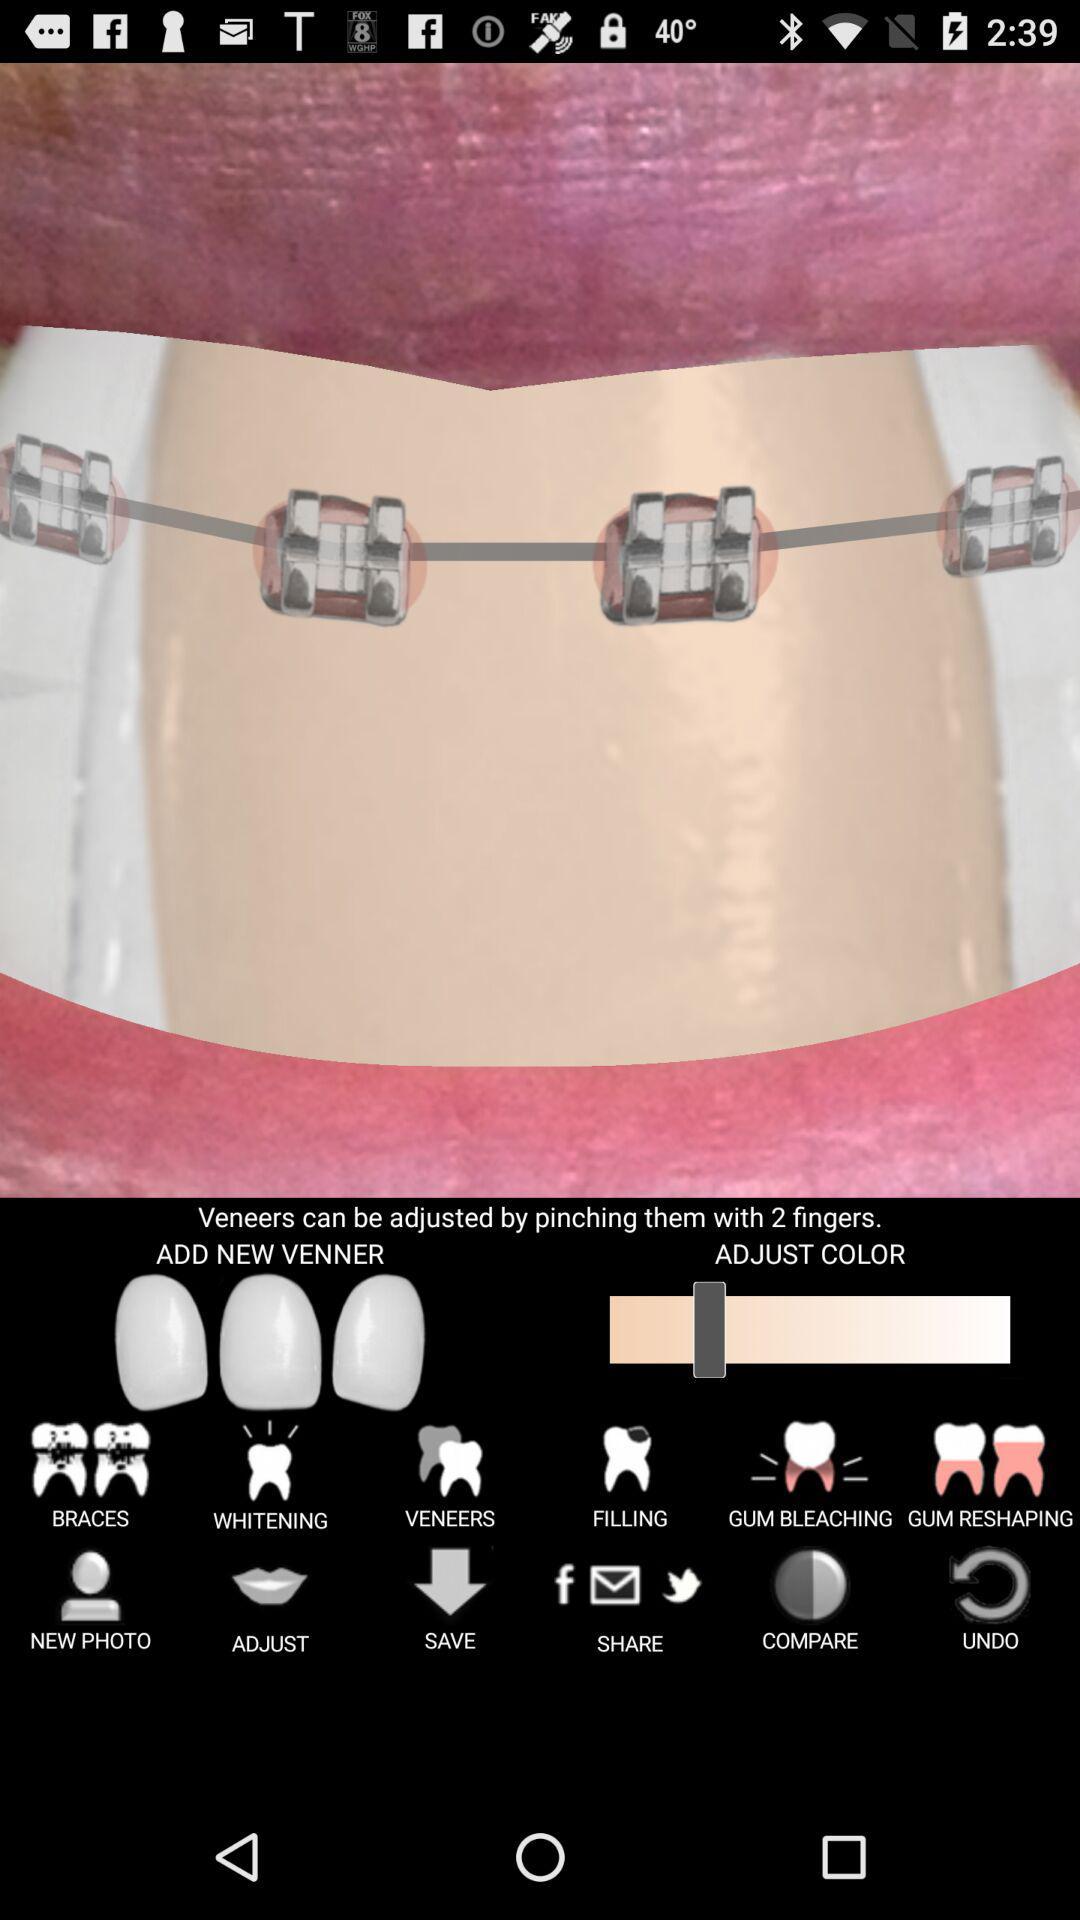 The image size is (1080, 1920). I want to click on new veneer, so click(379, 1341).